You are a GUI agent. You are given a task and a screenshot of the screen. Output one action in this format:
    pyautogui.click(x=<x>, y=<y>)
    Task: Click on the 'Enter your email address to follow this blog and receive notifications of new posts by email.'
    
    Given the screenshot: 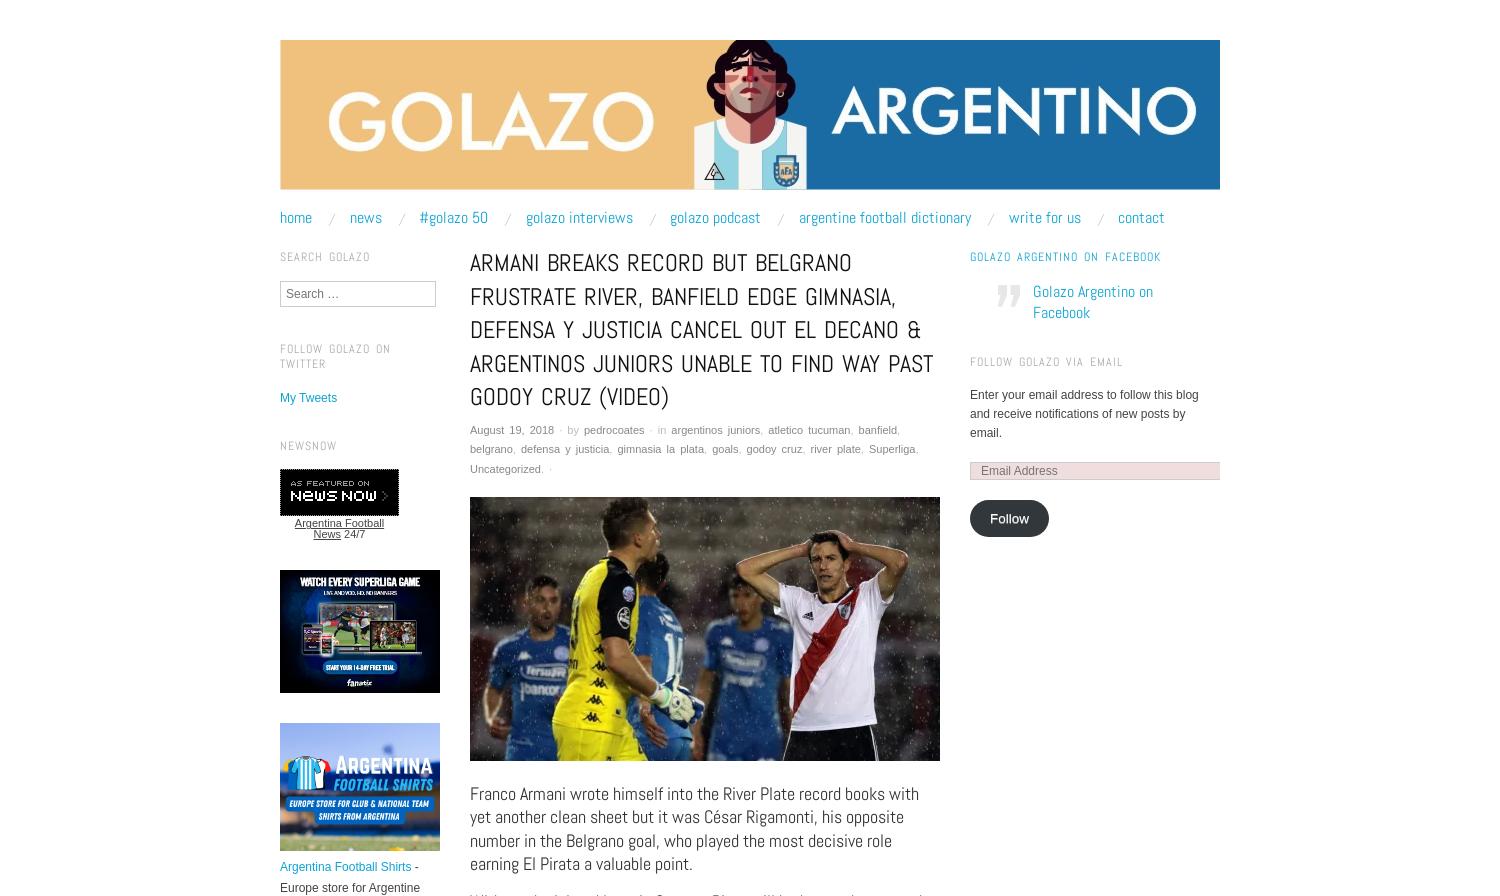 What is the action you would take?
    pyautogui.click(x=1083, y=412)
    